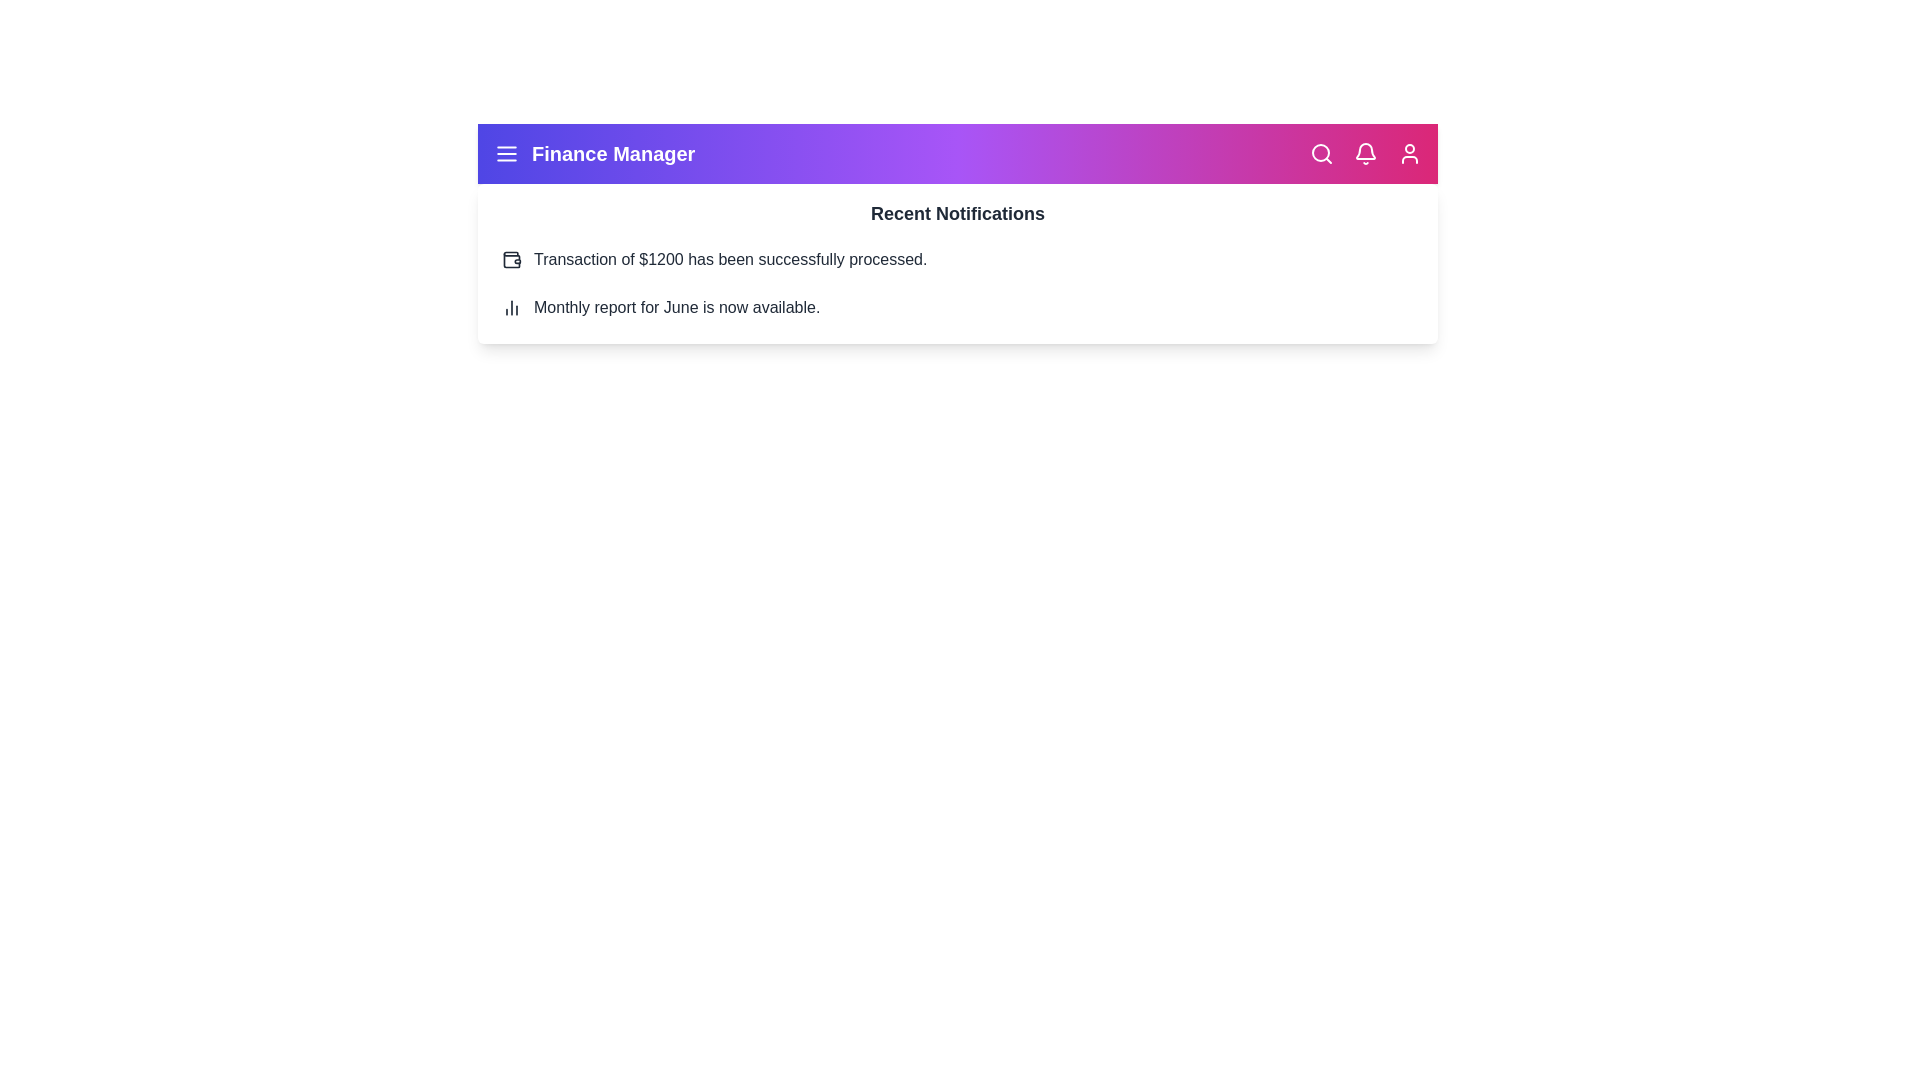  I want to click on the menu icon to open the menu, so click(507, 153).